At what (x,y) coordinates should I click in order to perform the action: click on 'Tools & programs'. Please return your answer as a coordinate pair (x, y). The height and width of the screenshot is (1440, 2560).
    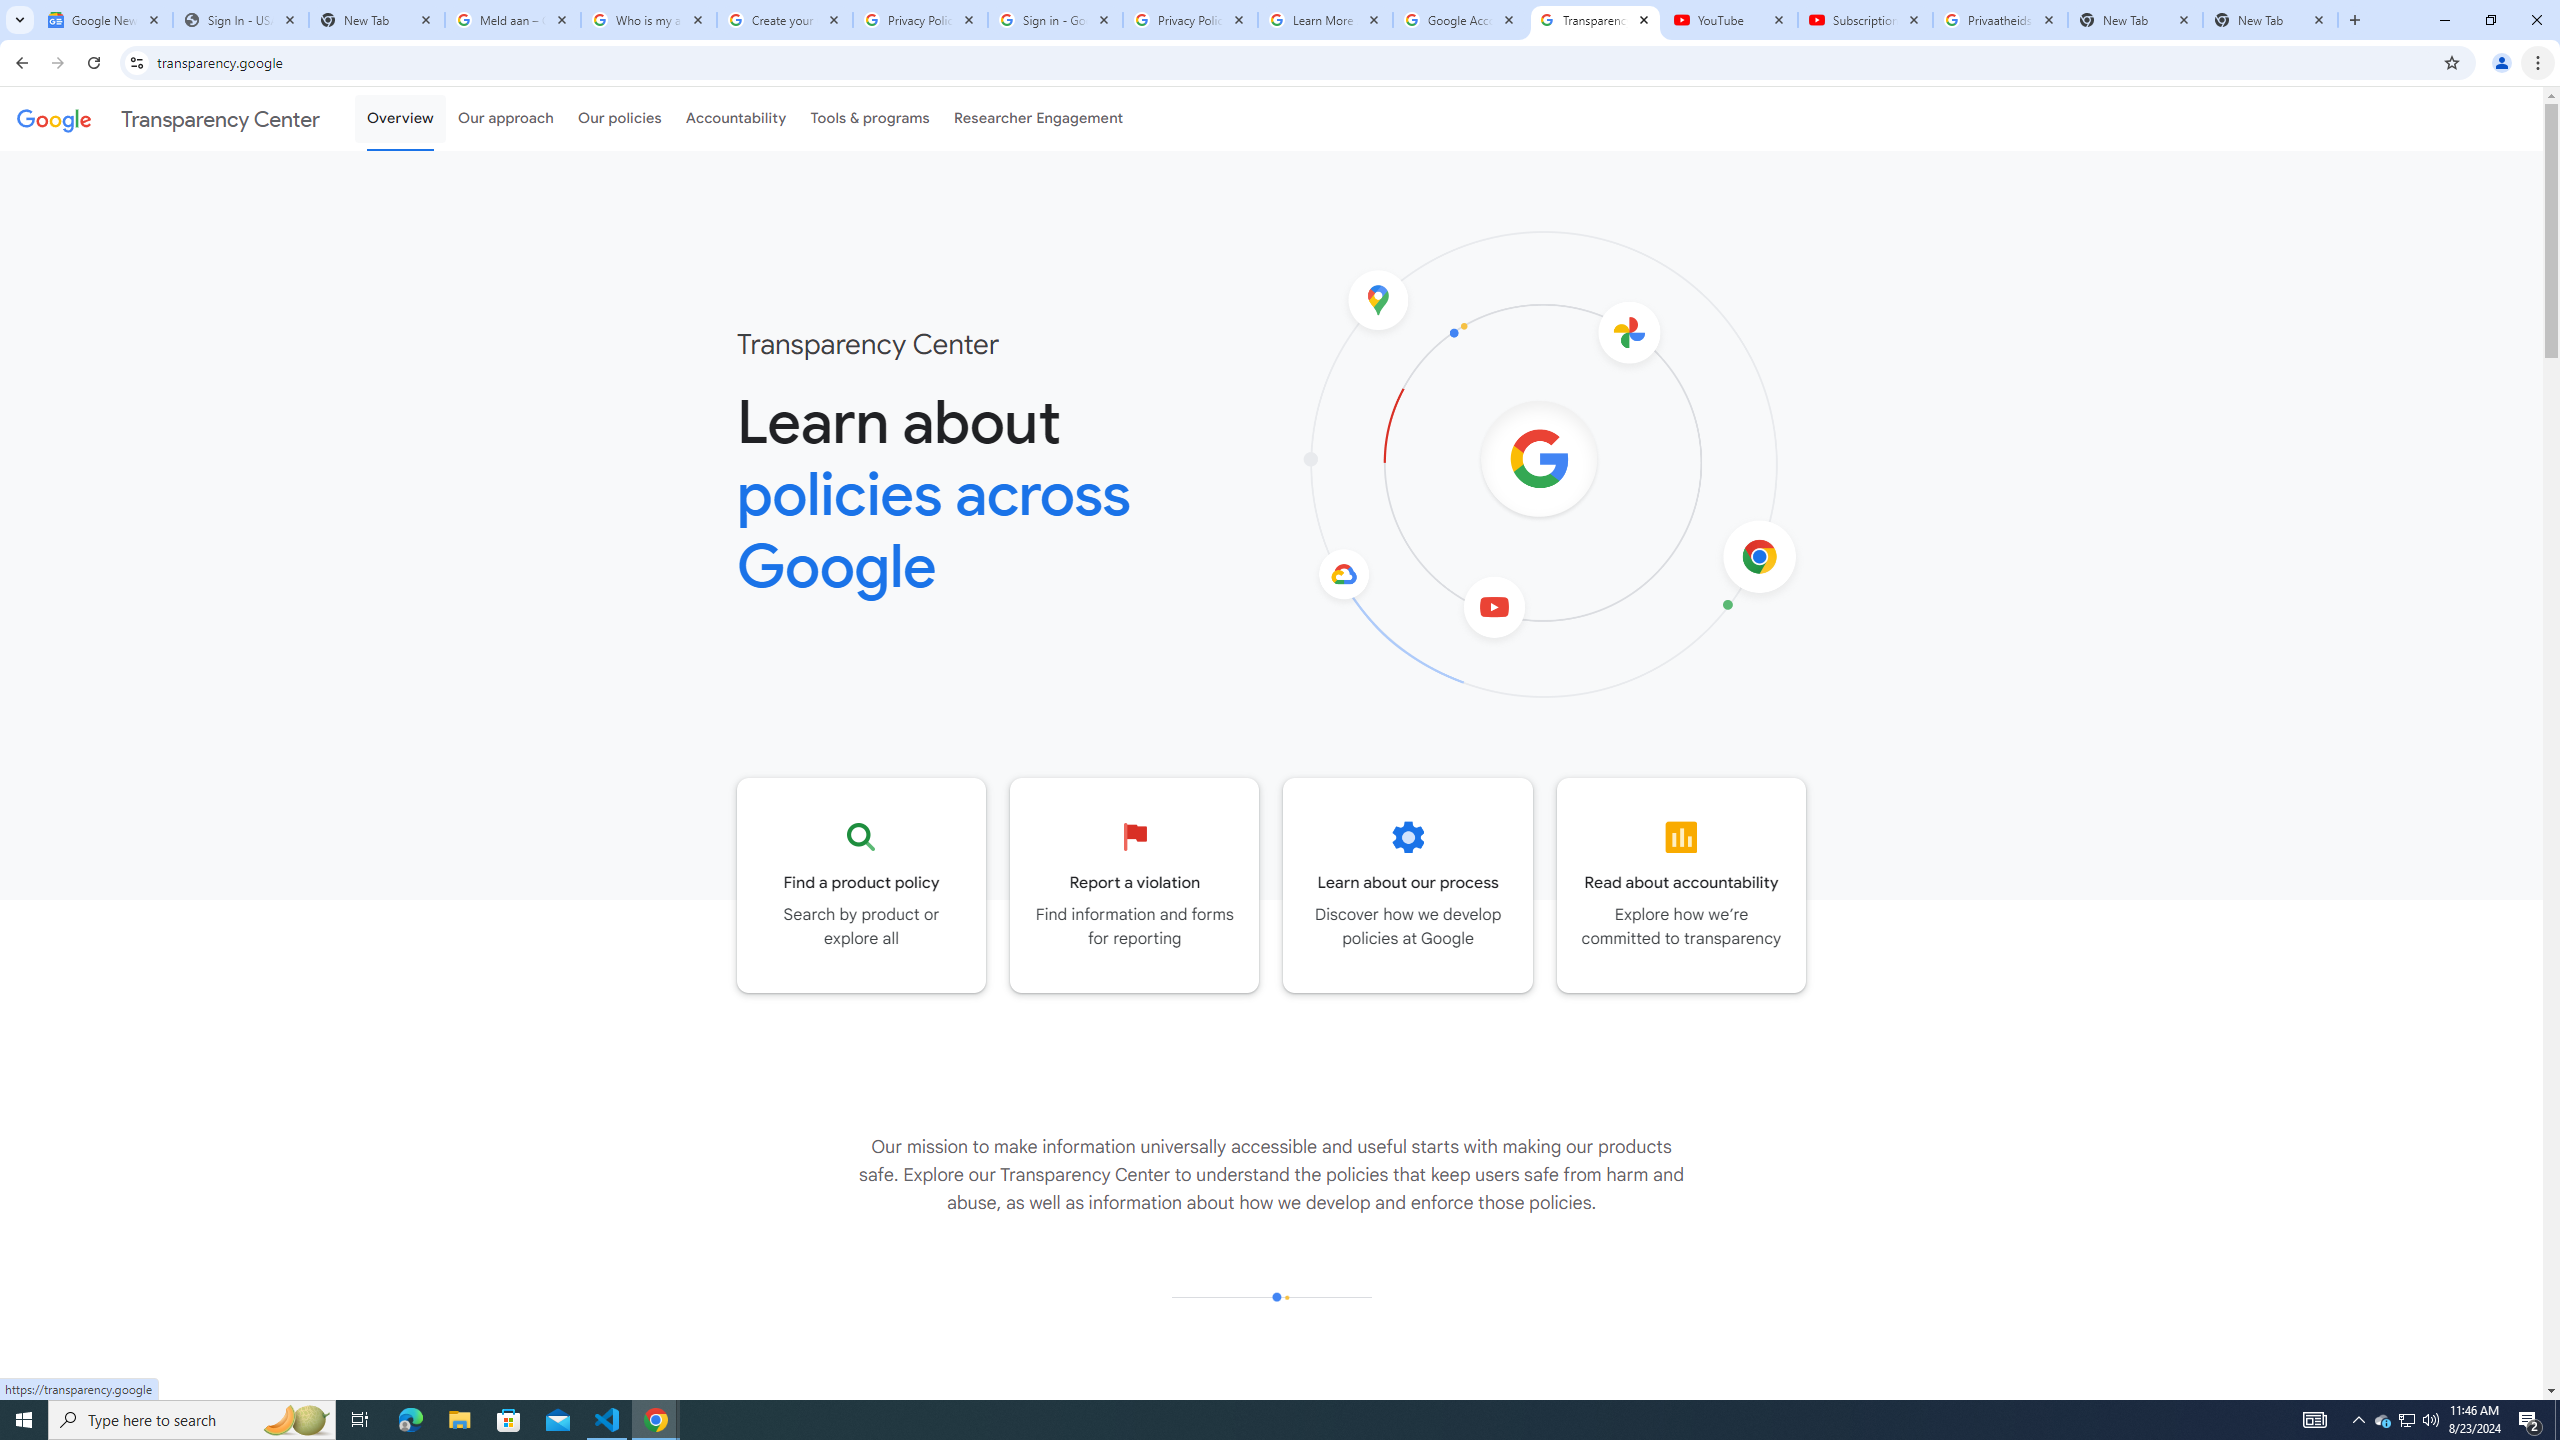
    Looking at the image, I should click on (869, 118).